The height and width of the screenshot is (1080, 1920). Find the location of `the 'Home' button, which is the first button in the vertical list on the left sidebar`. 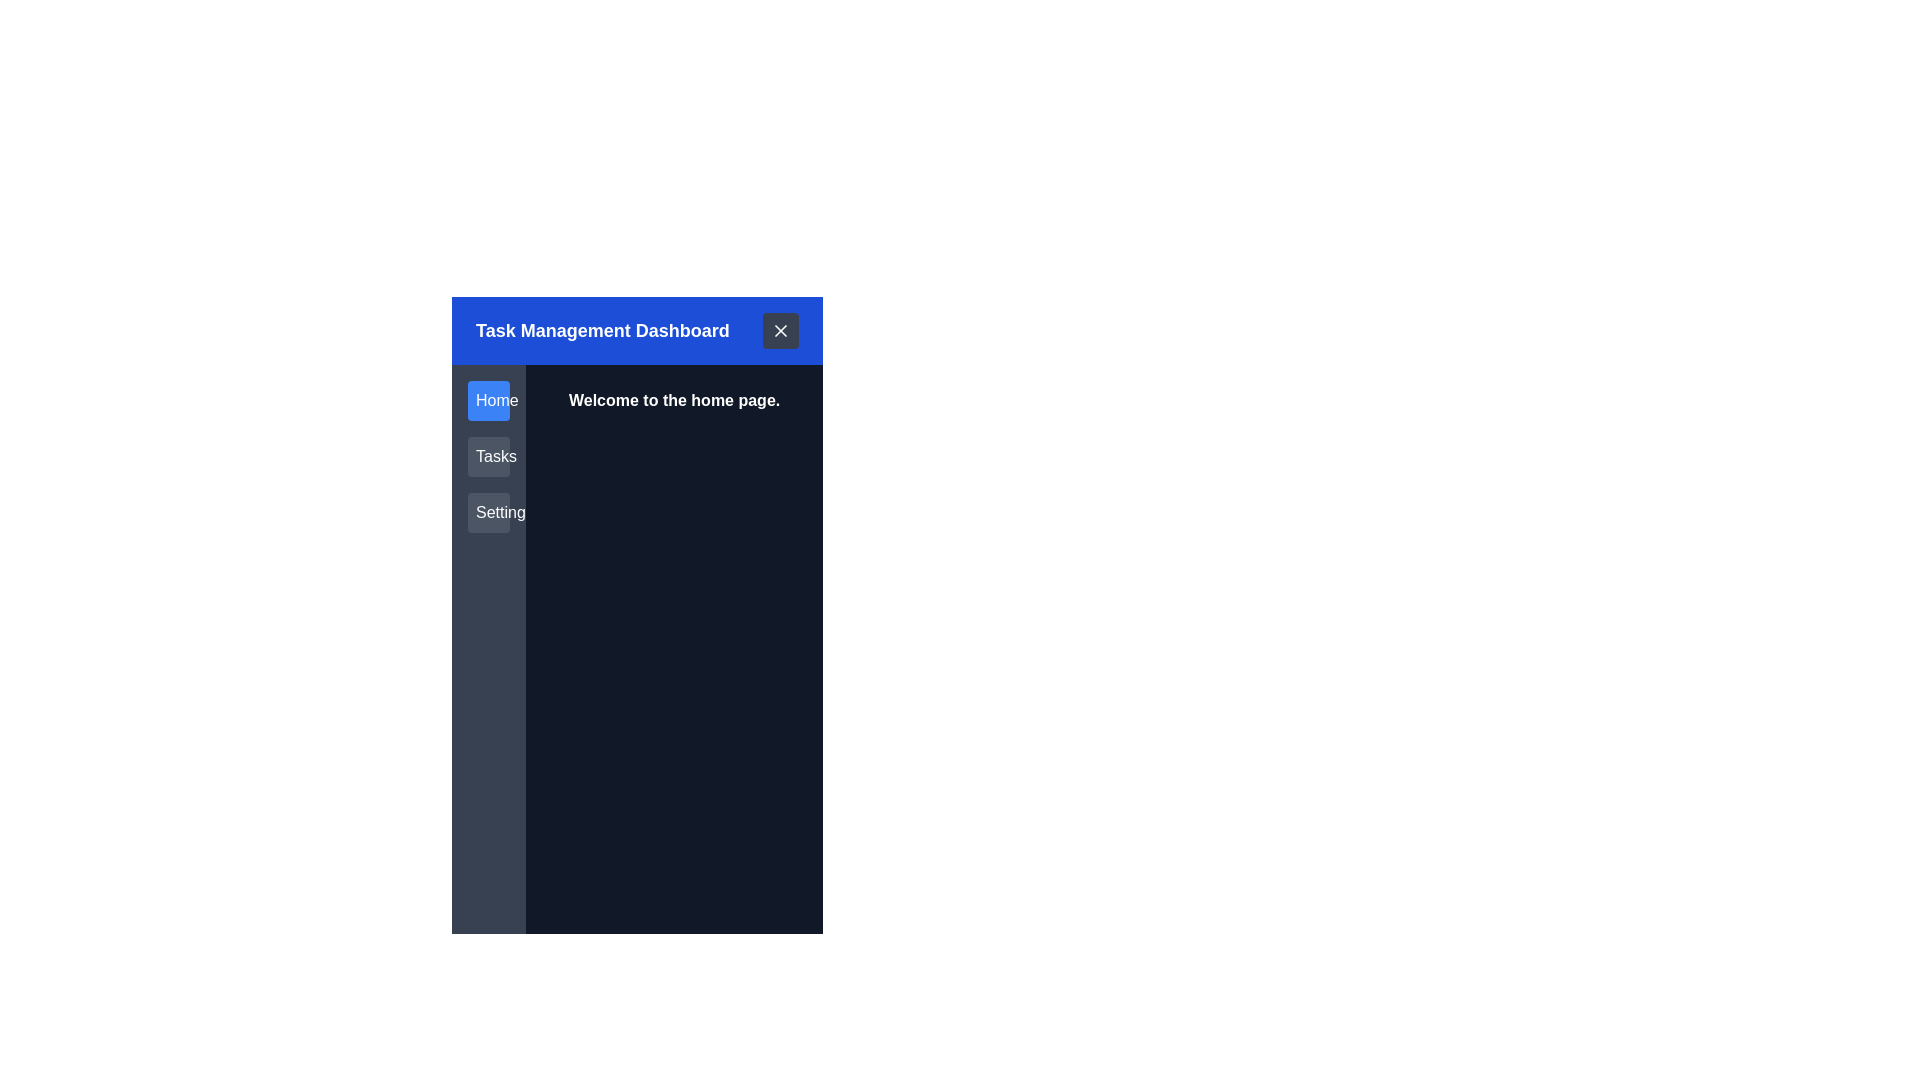

the 'Home' button, which is the first button in the vertical list on the left sidebar is located at coordinates (489, 401).